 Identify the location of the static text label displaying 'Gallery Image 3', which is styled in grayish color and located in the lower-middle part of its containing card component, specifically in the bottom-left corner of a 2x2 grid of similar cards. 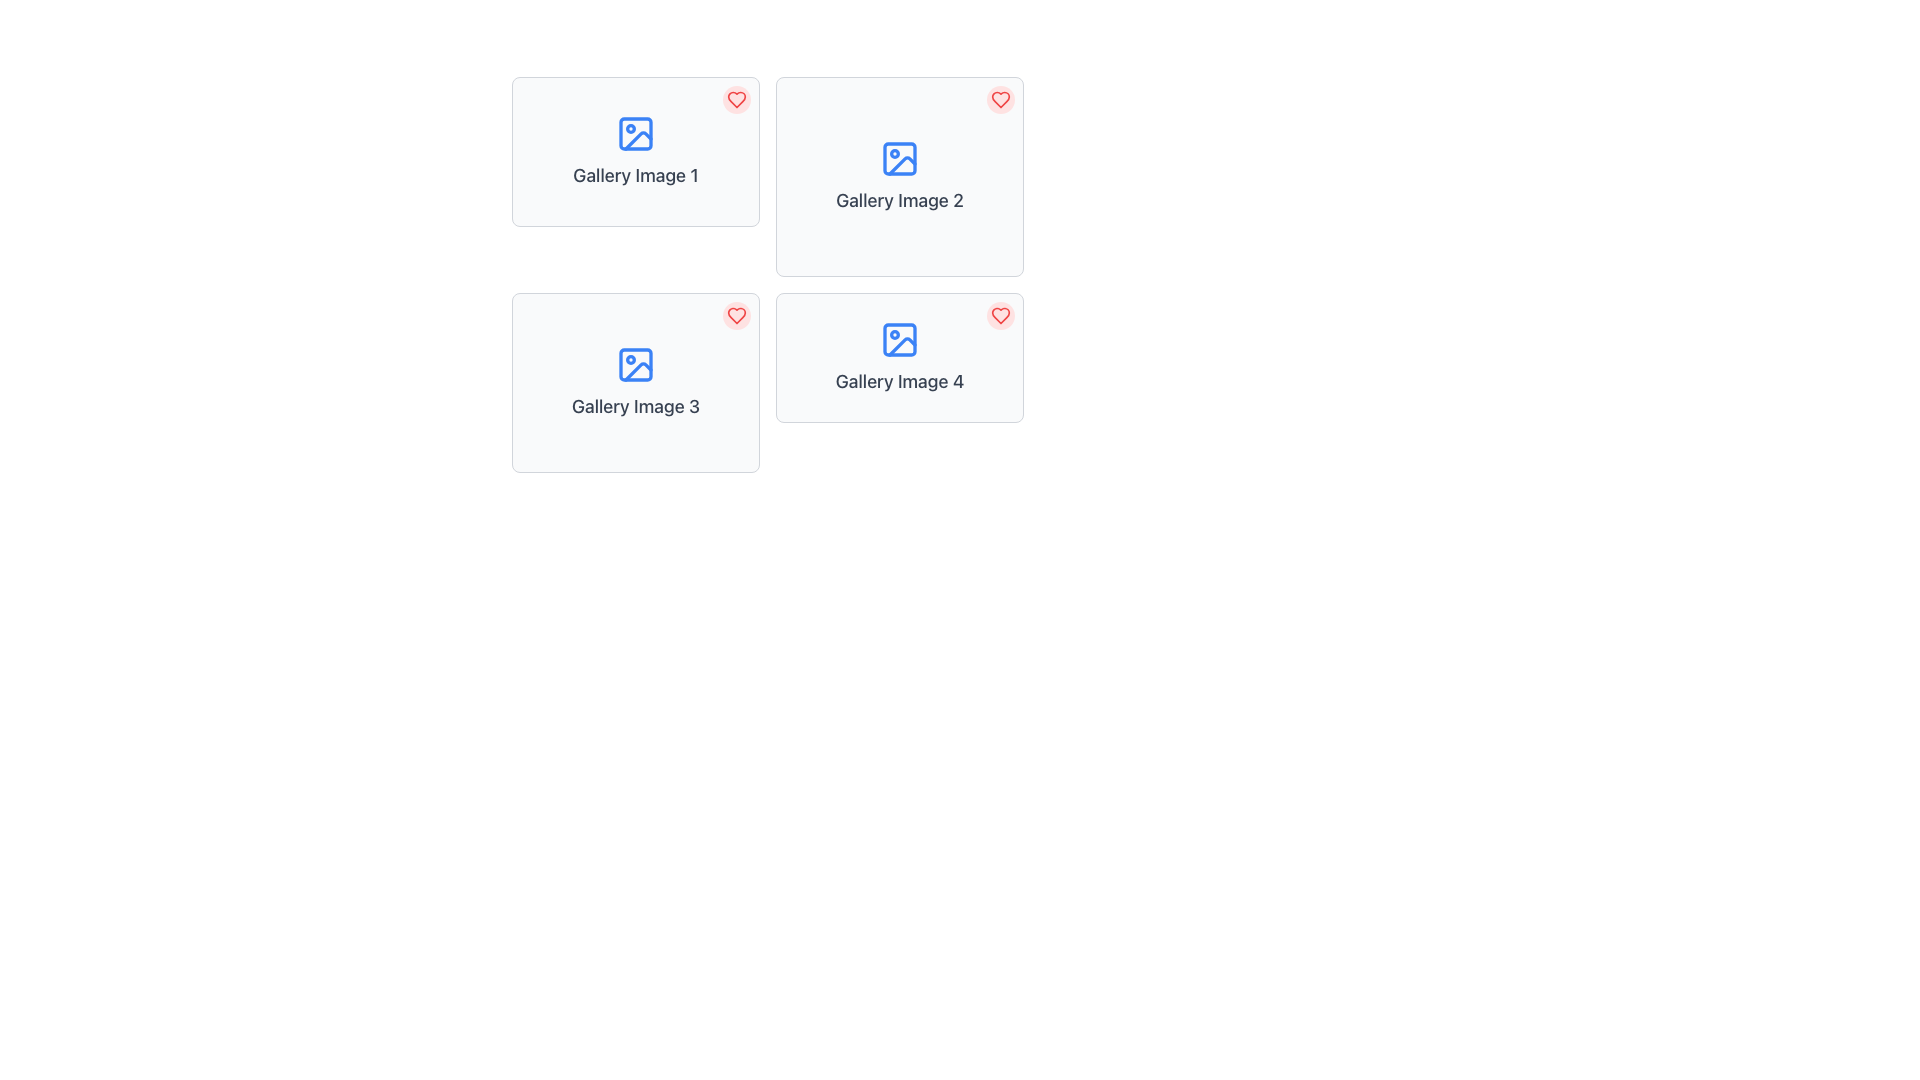
(634, 406).